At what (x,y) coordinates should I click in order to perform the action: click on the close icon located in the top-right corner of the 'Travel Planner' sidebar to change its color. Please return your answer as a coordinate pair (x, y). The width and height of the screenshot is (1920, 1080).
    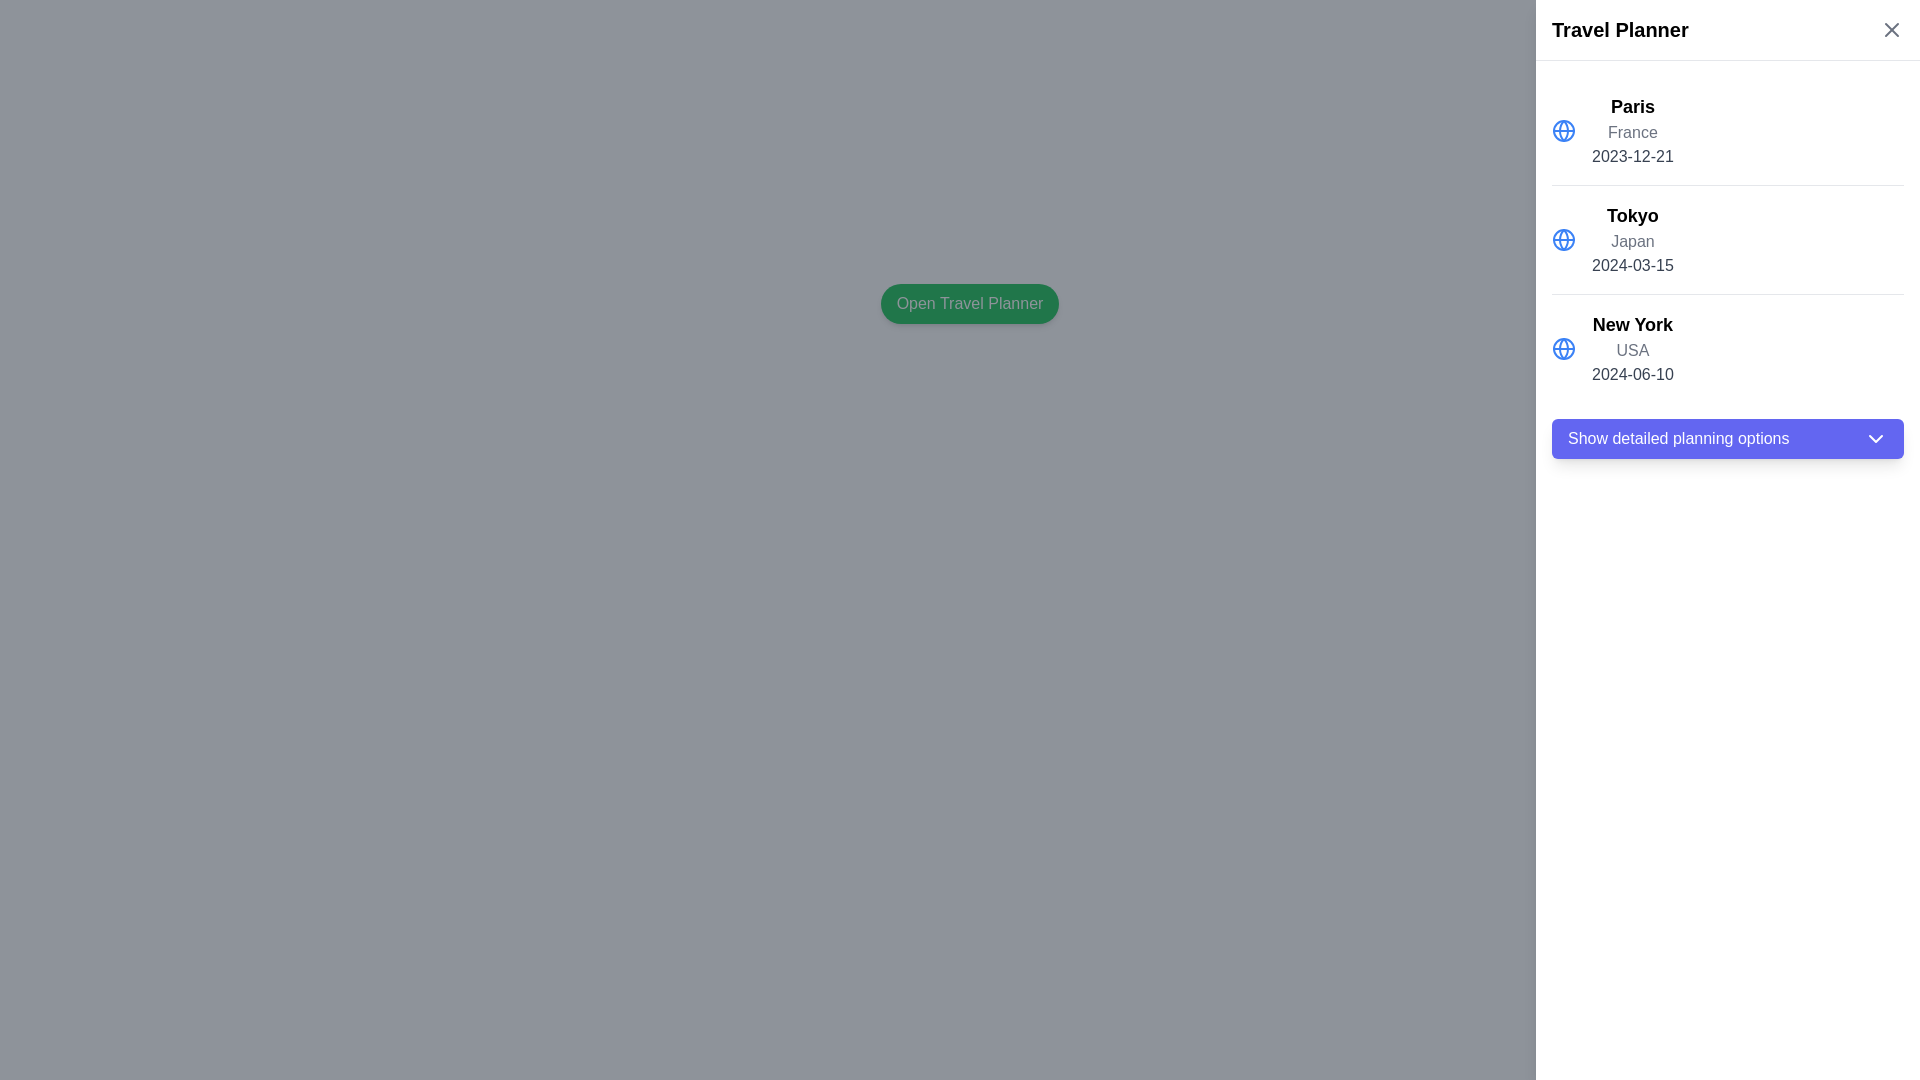
    Looking at the image, I should click on (1890, 30).